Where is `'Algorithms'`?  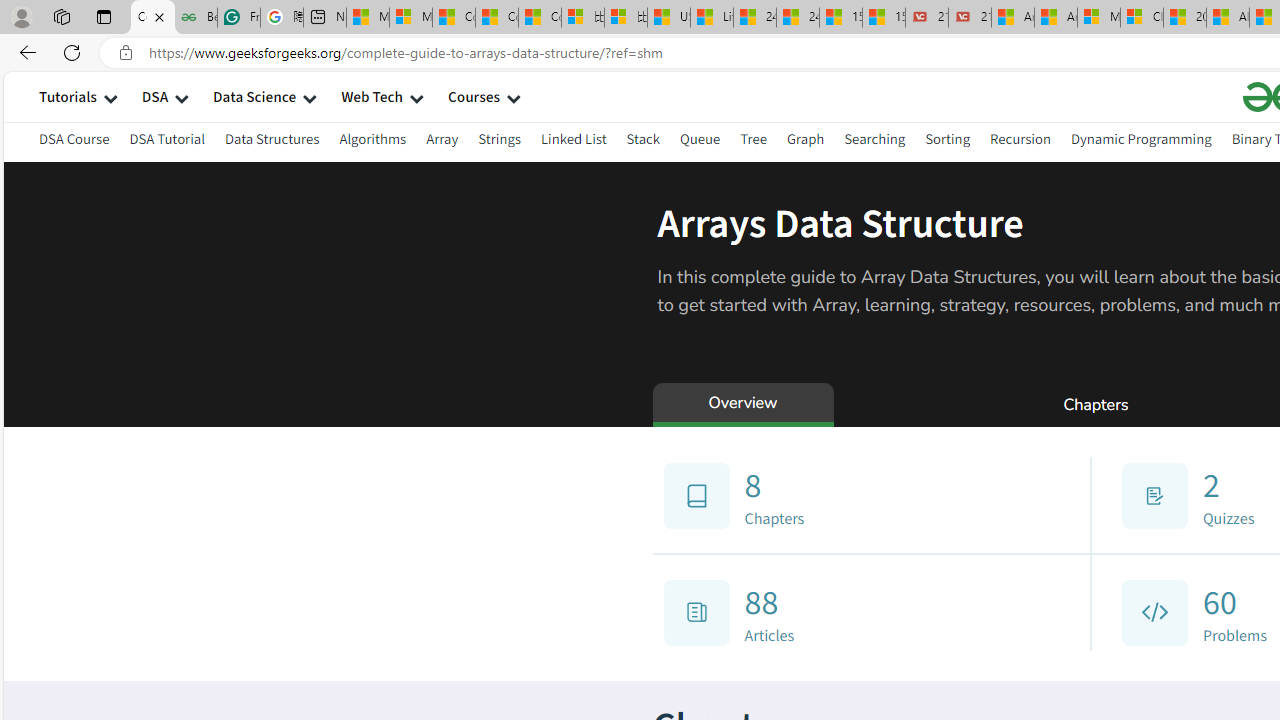 'Algorithms' is located at coordinates (373, 138).